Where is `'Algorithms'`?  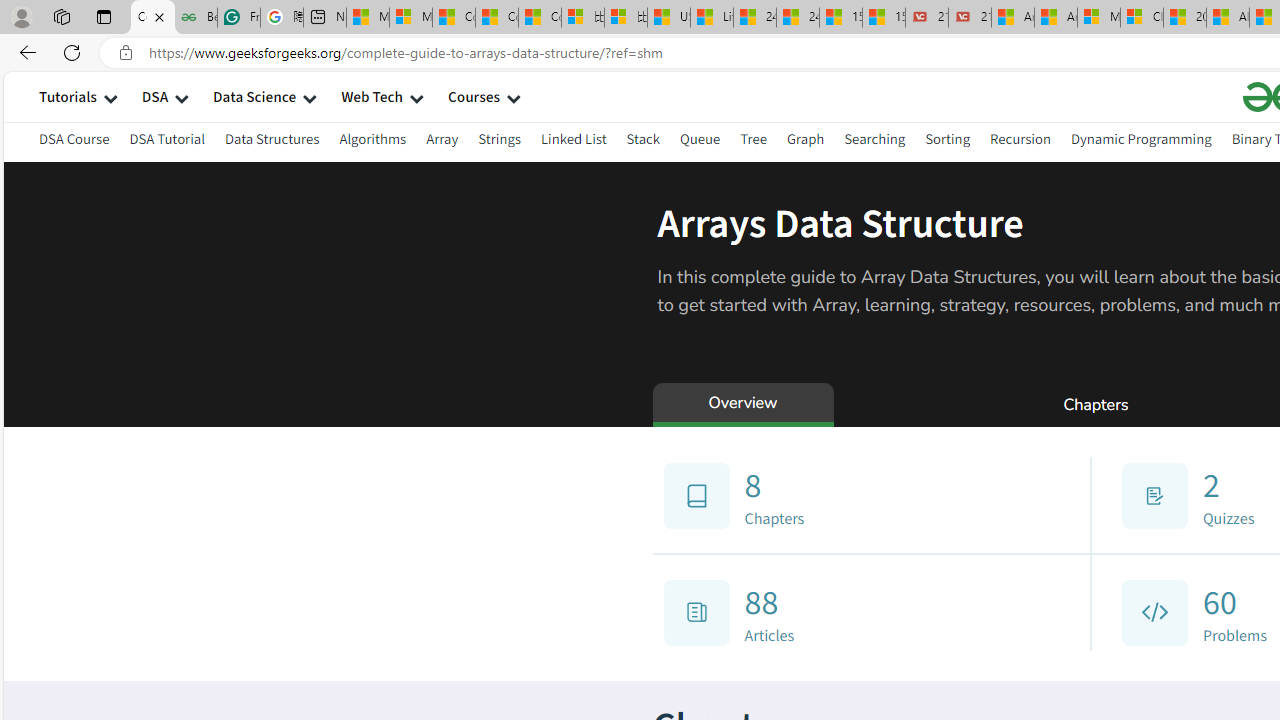 'Algorithms' is located at coordinates (373, 138).